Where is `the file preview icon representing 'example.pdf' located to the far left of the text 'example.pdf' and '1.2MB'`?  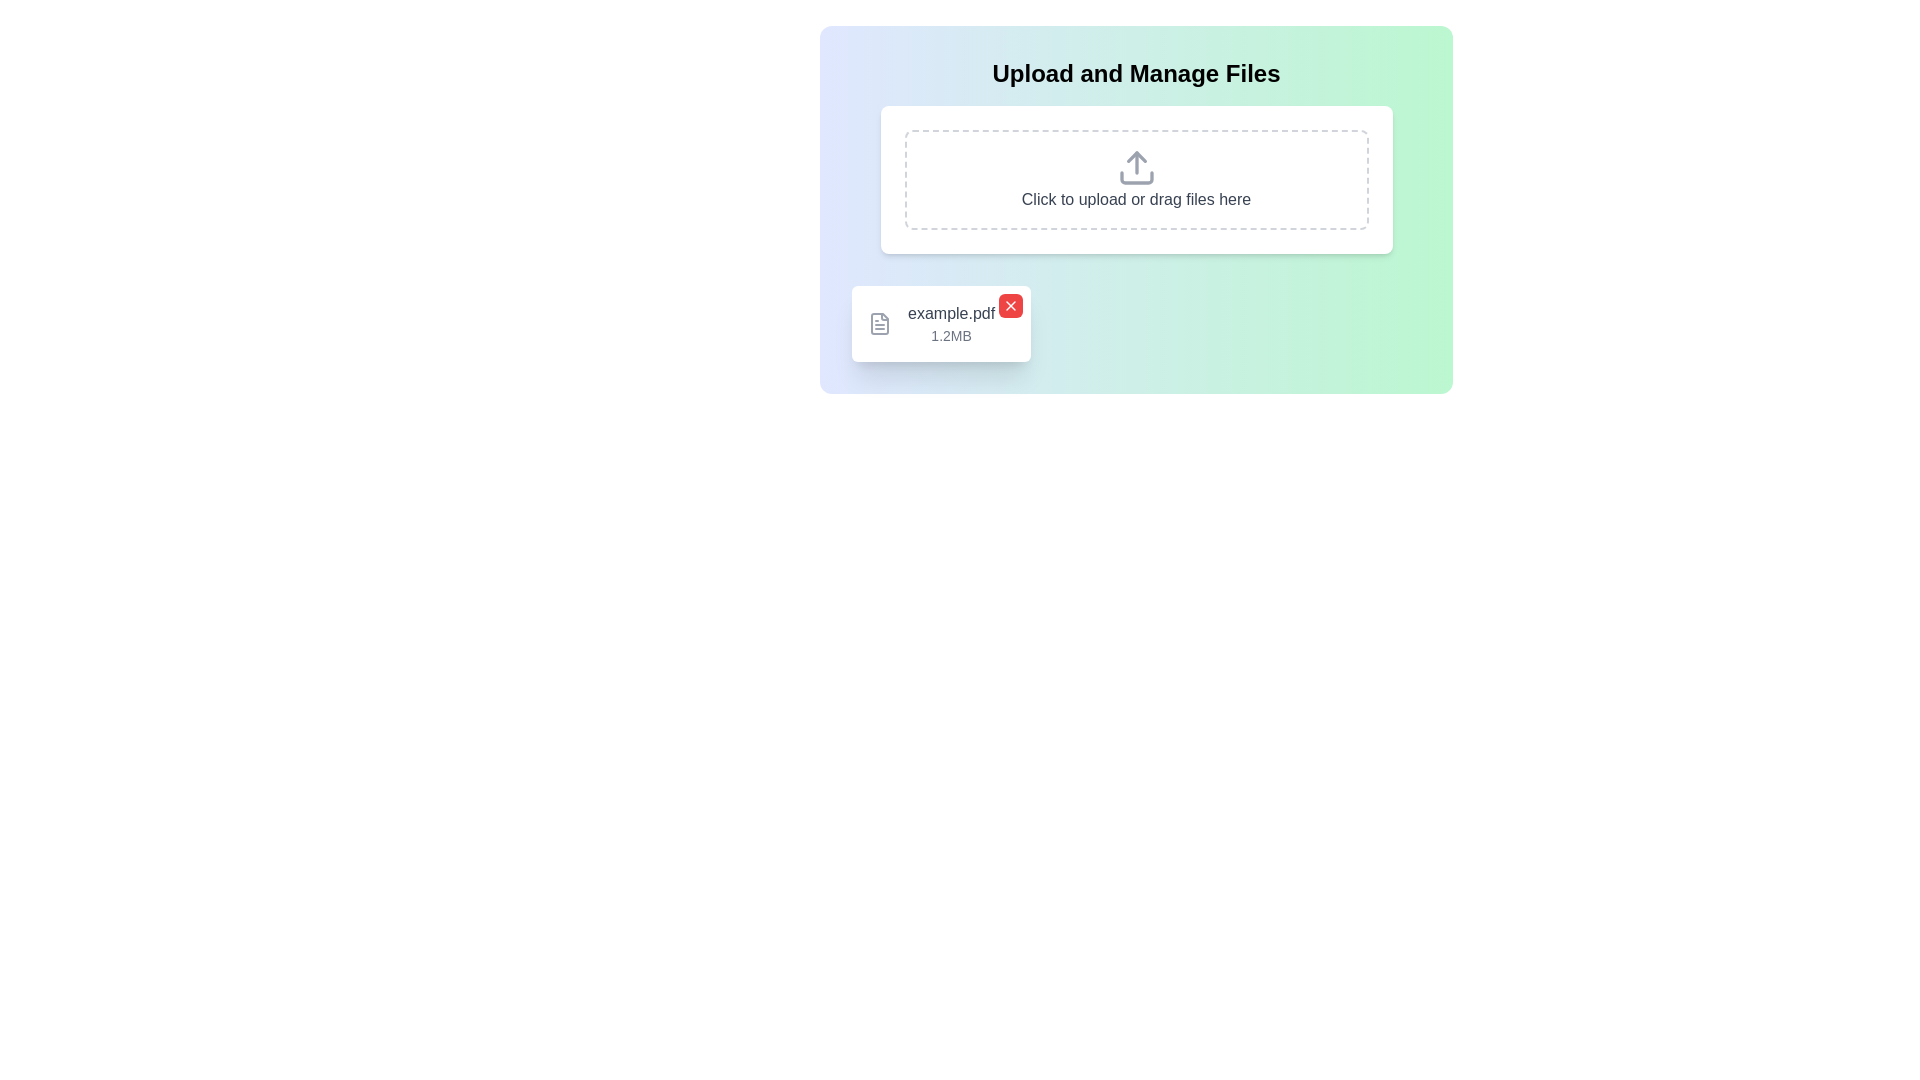
the file preview icon representing 'example.pdf' located to the far left of the text 'example.pdf' and '1.2MB' is located at coordinates (879, 323).